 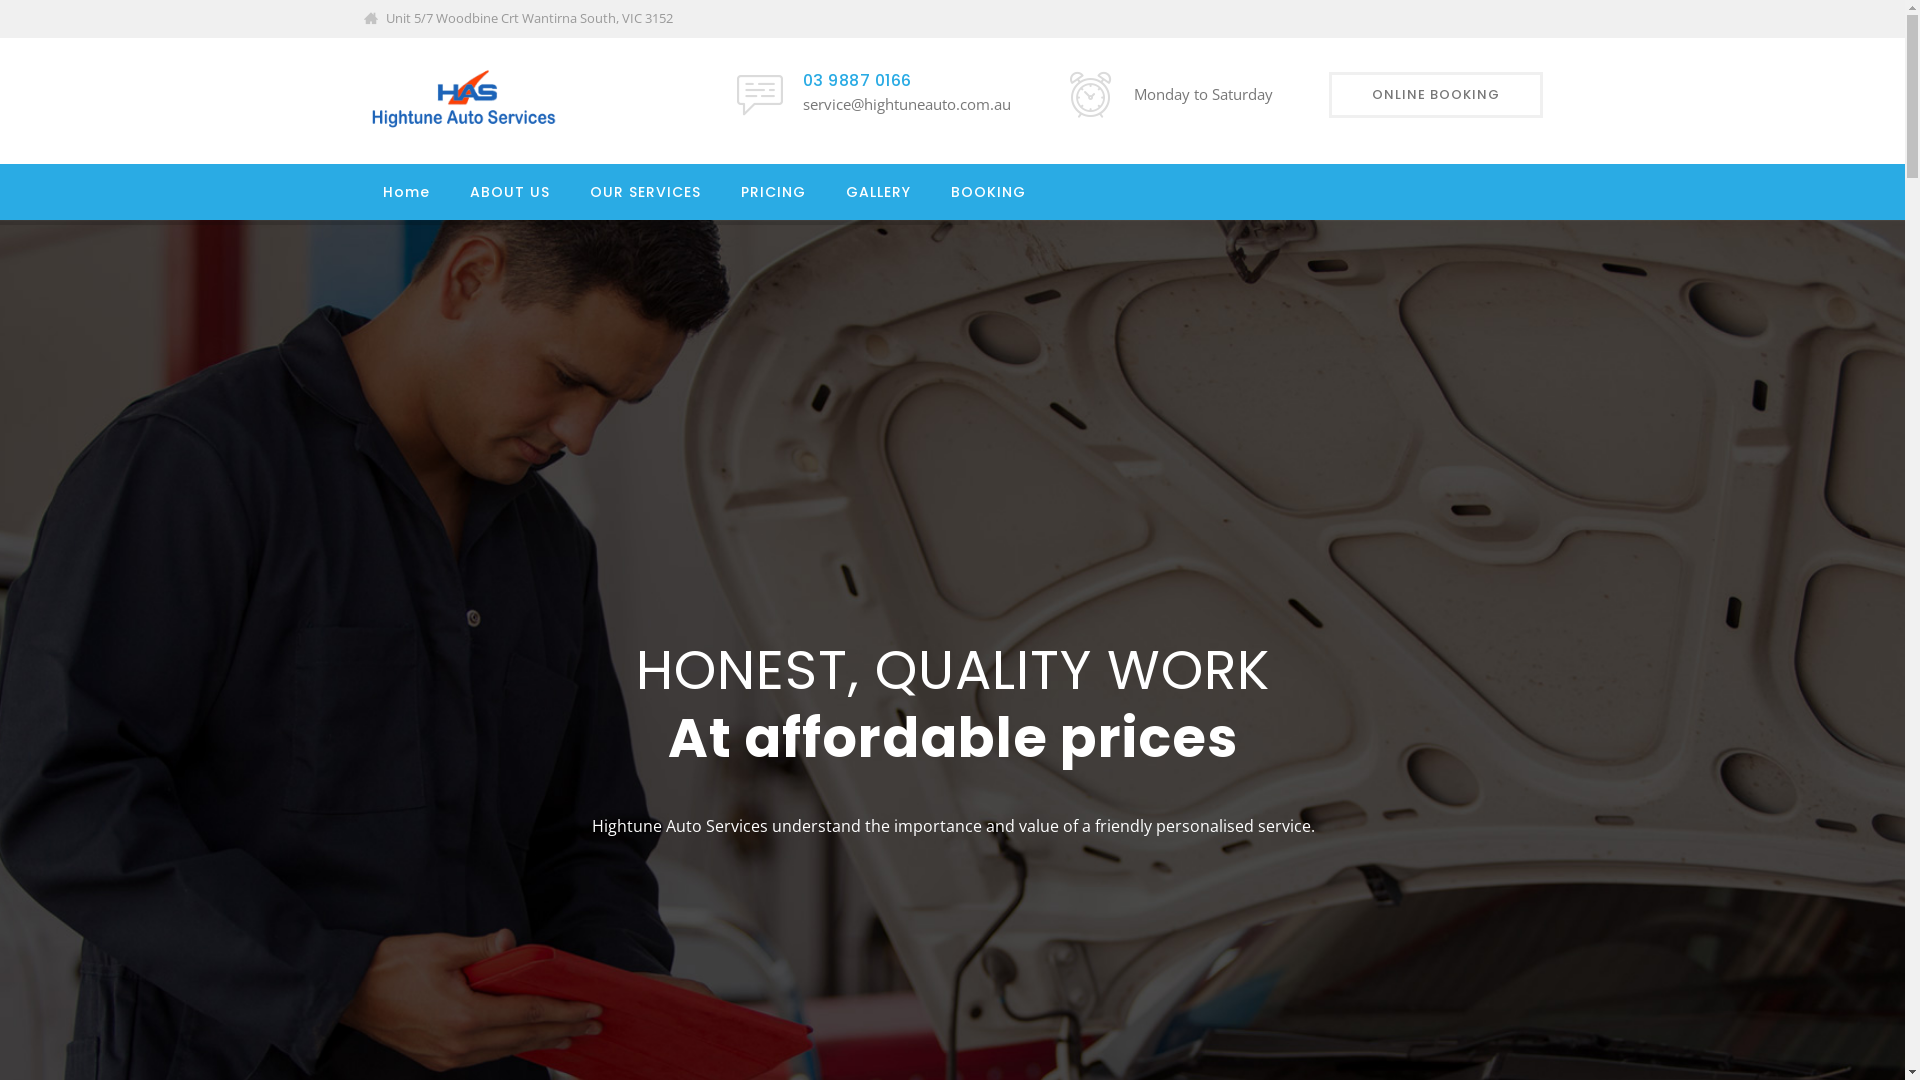 What do you see at coordinates (738, 192) in the screenshot?
I see `'PRICING'` at bounding box center [738, 192].